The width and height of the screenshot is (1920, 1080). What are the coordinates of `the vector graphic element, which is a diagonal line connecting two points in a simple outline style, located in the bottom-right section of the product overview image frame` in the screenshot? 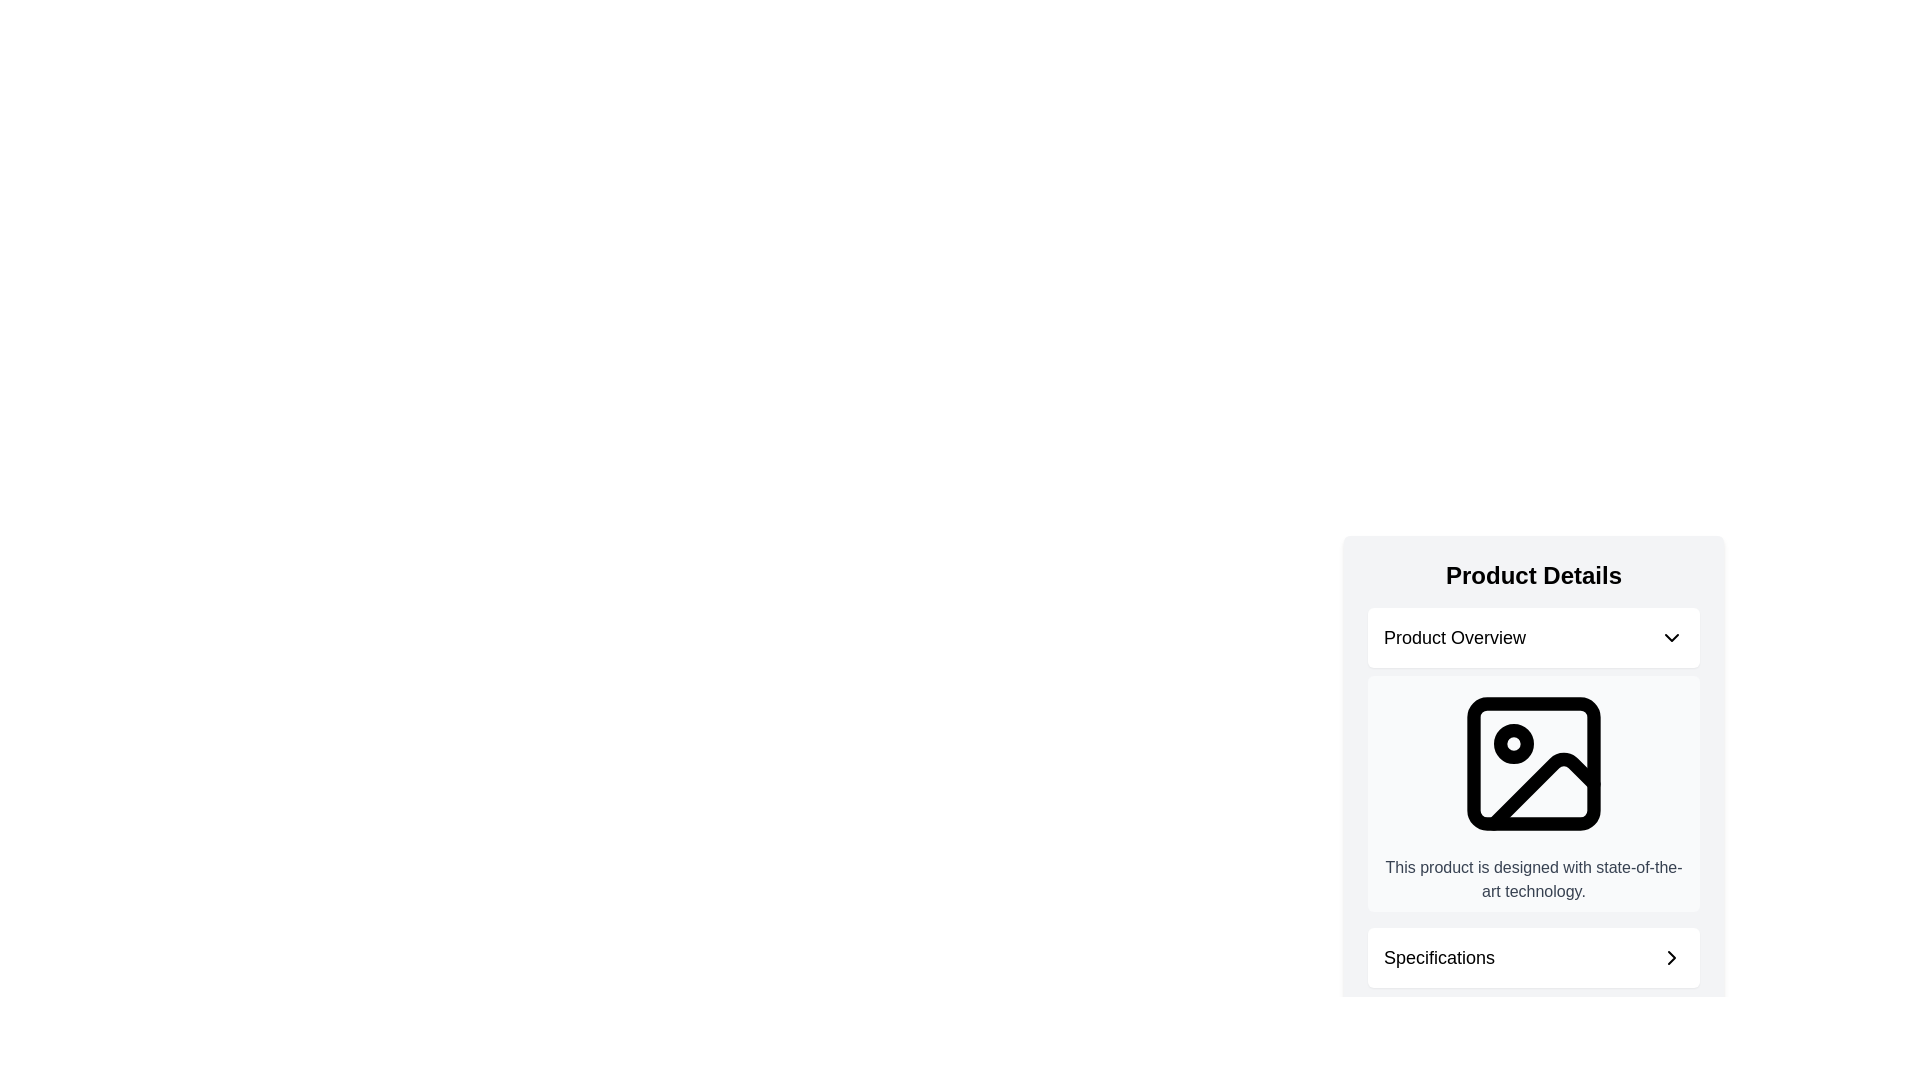 It's located at (1543, 789).